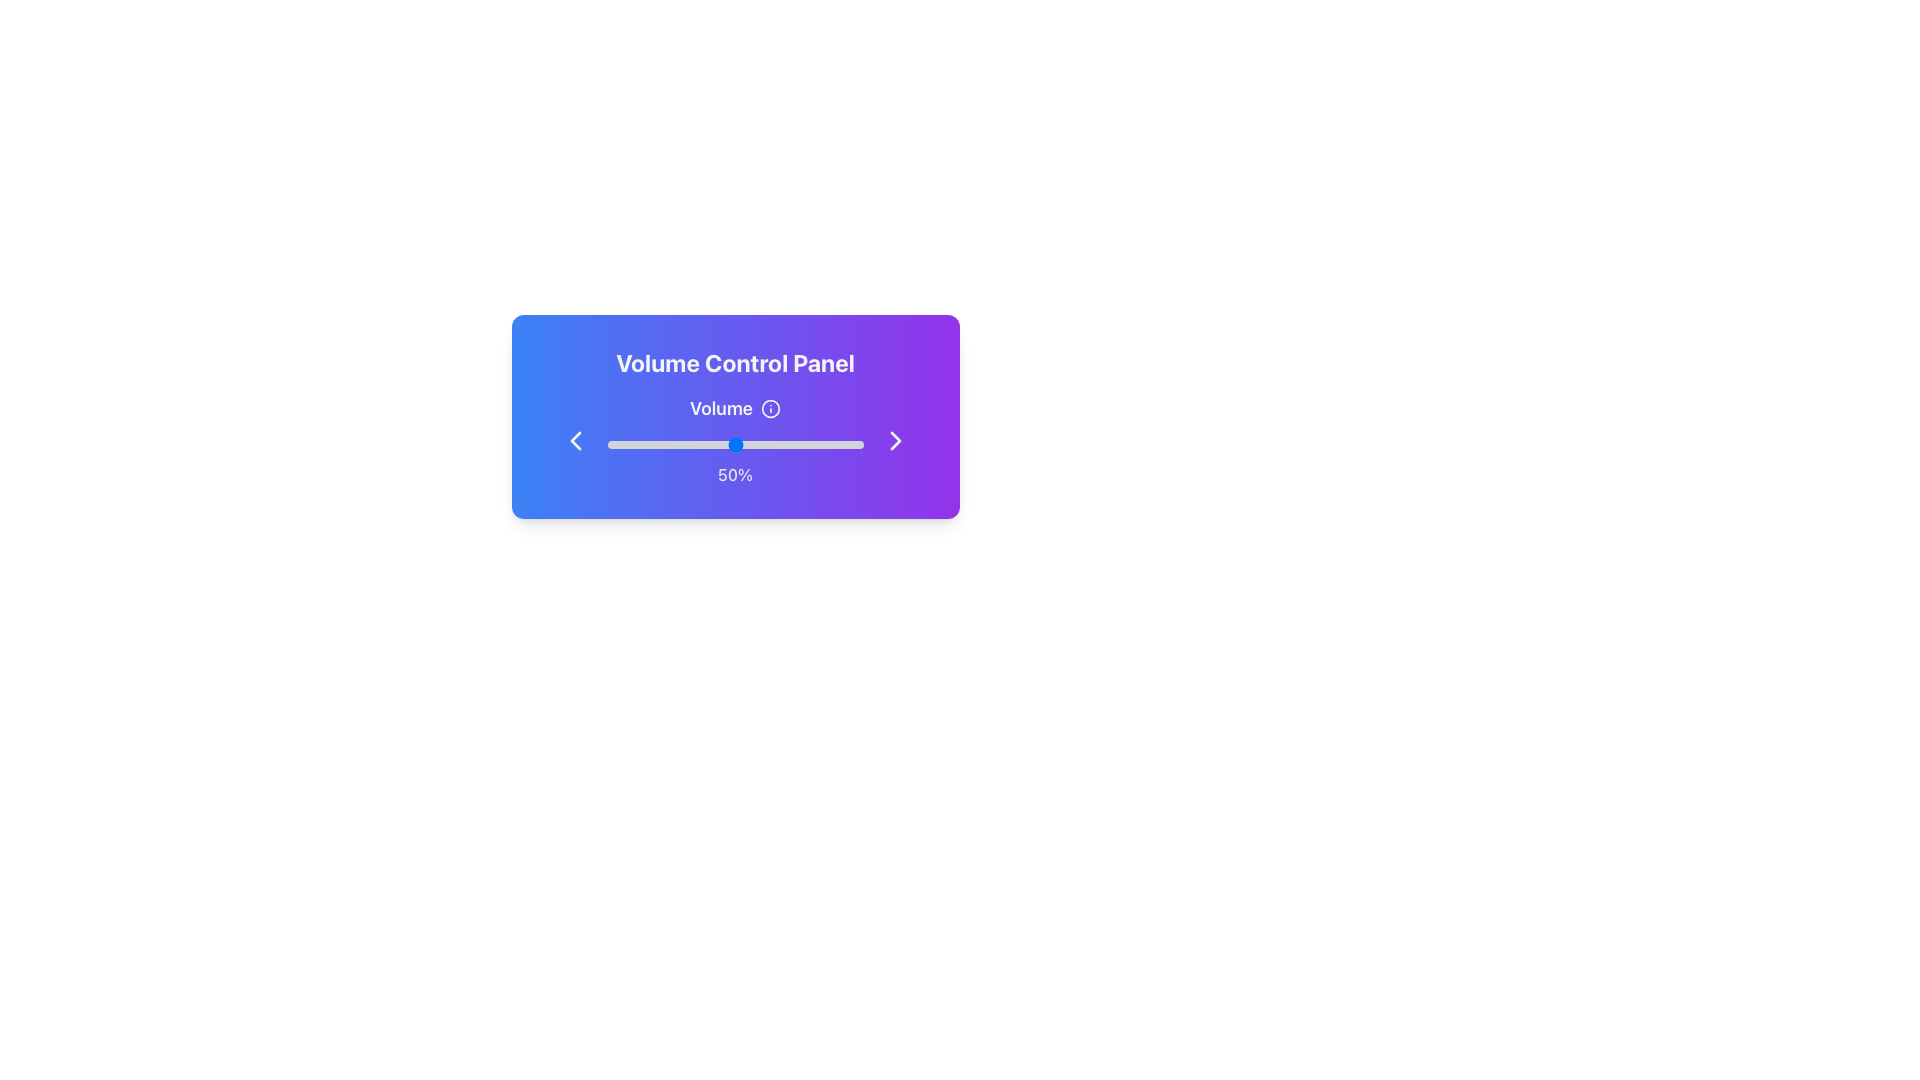 The height and width of the screenshot is (1080, 1920). I want to click on the volume level, so click(715, 443).